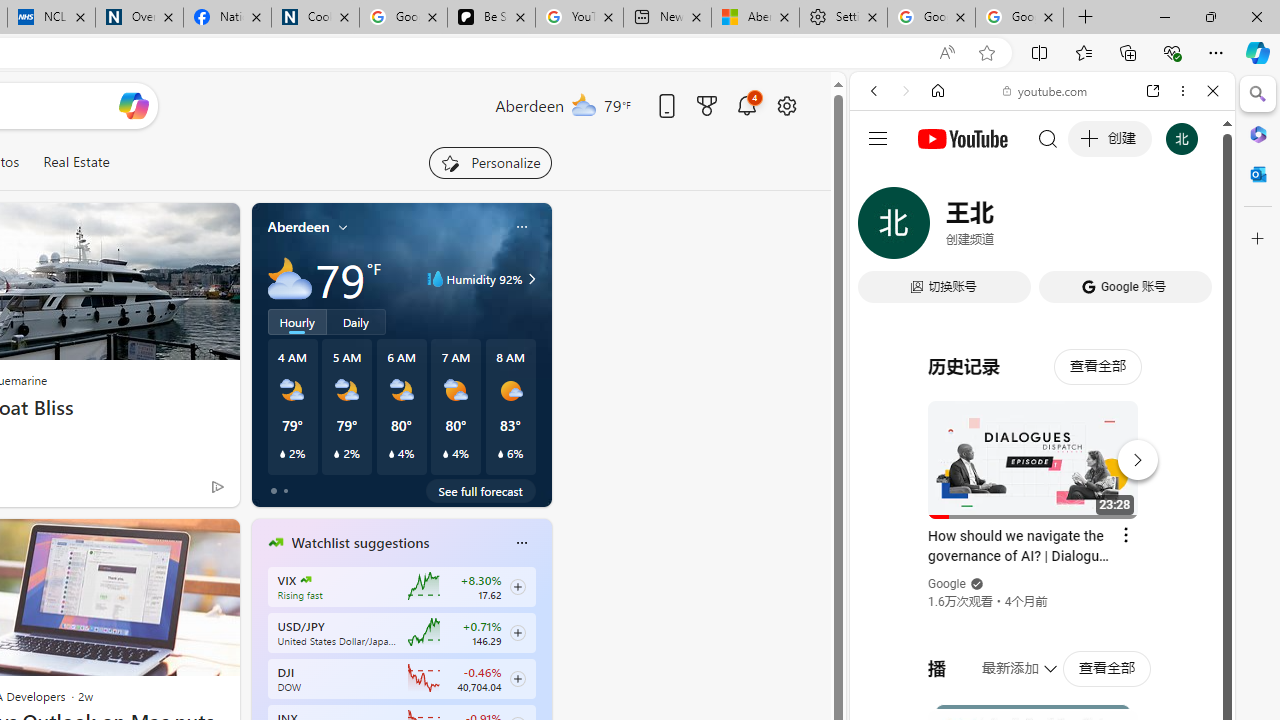 This screenshot has width=1280, height=720. What do you see at coordinates (1006, 227) in the screenshot?
I see `'VIDEOS'` at bounding box center [1006, 227].